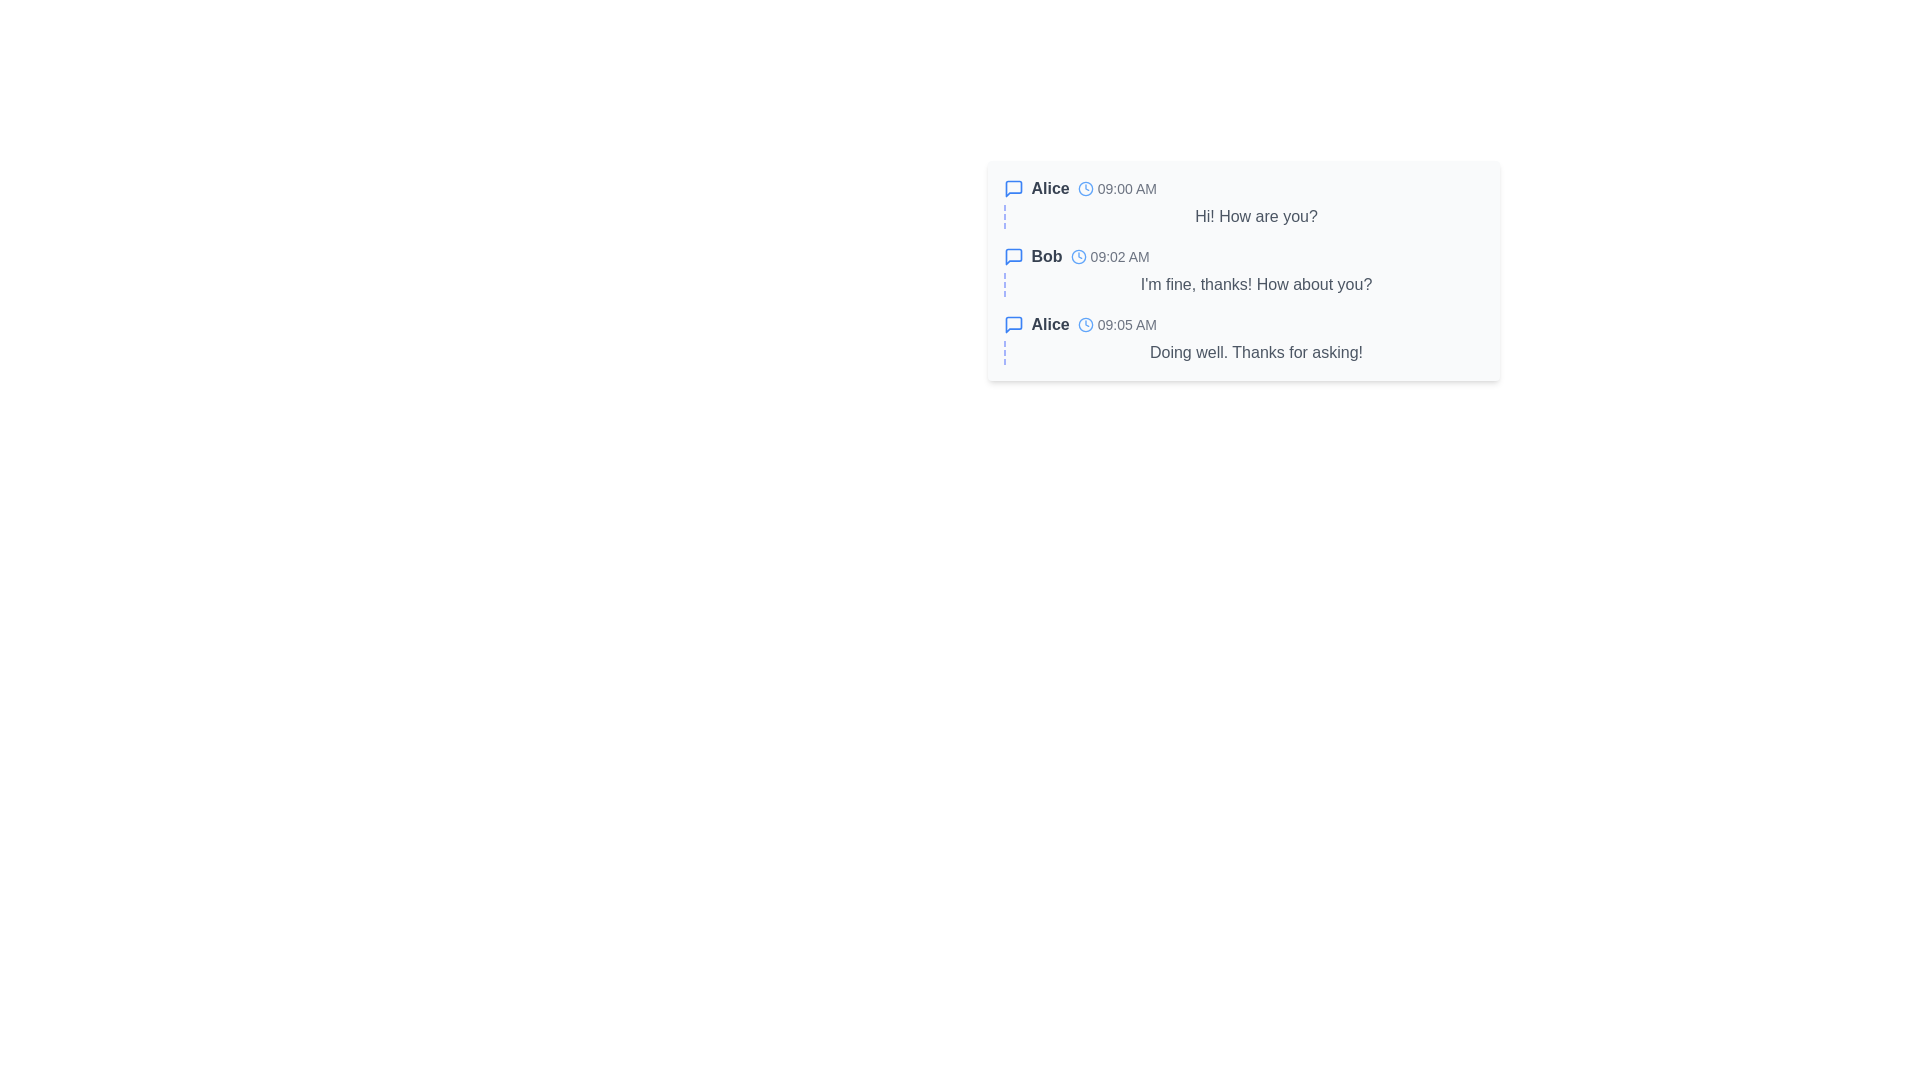  I want to click on the second chat message display between 'Alice 09:00 AM' and 'Alice 09:05 AM', so click(1242, 270).